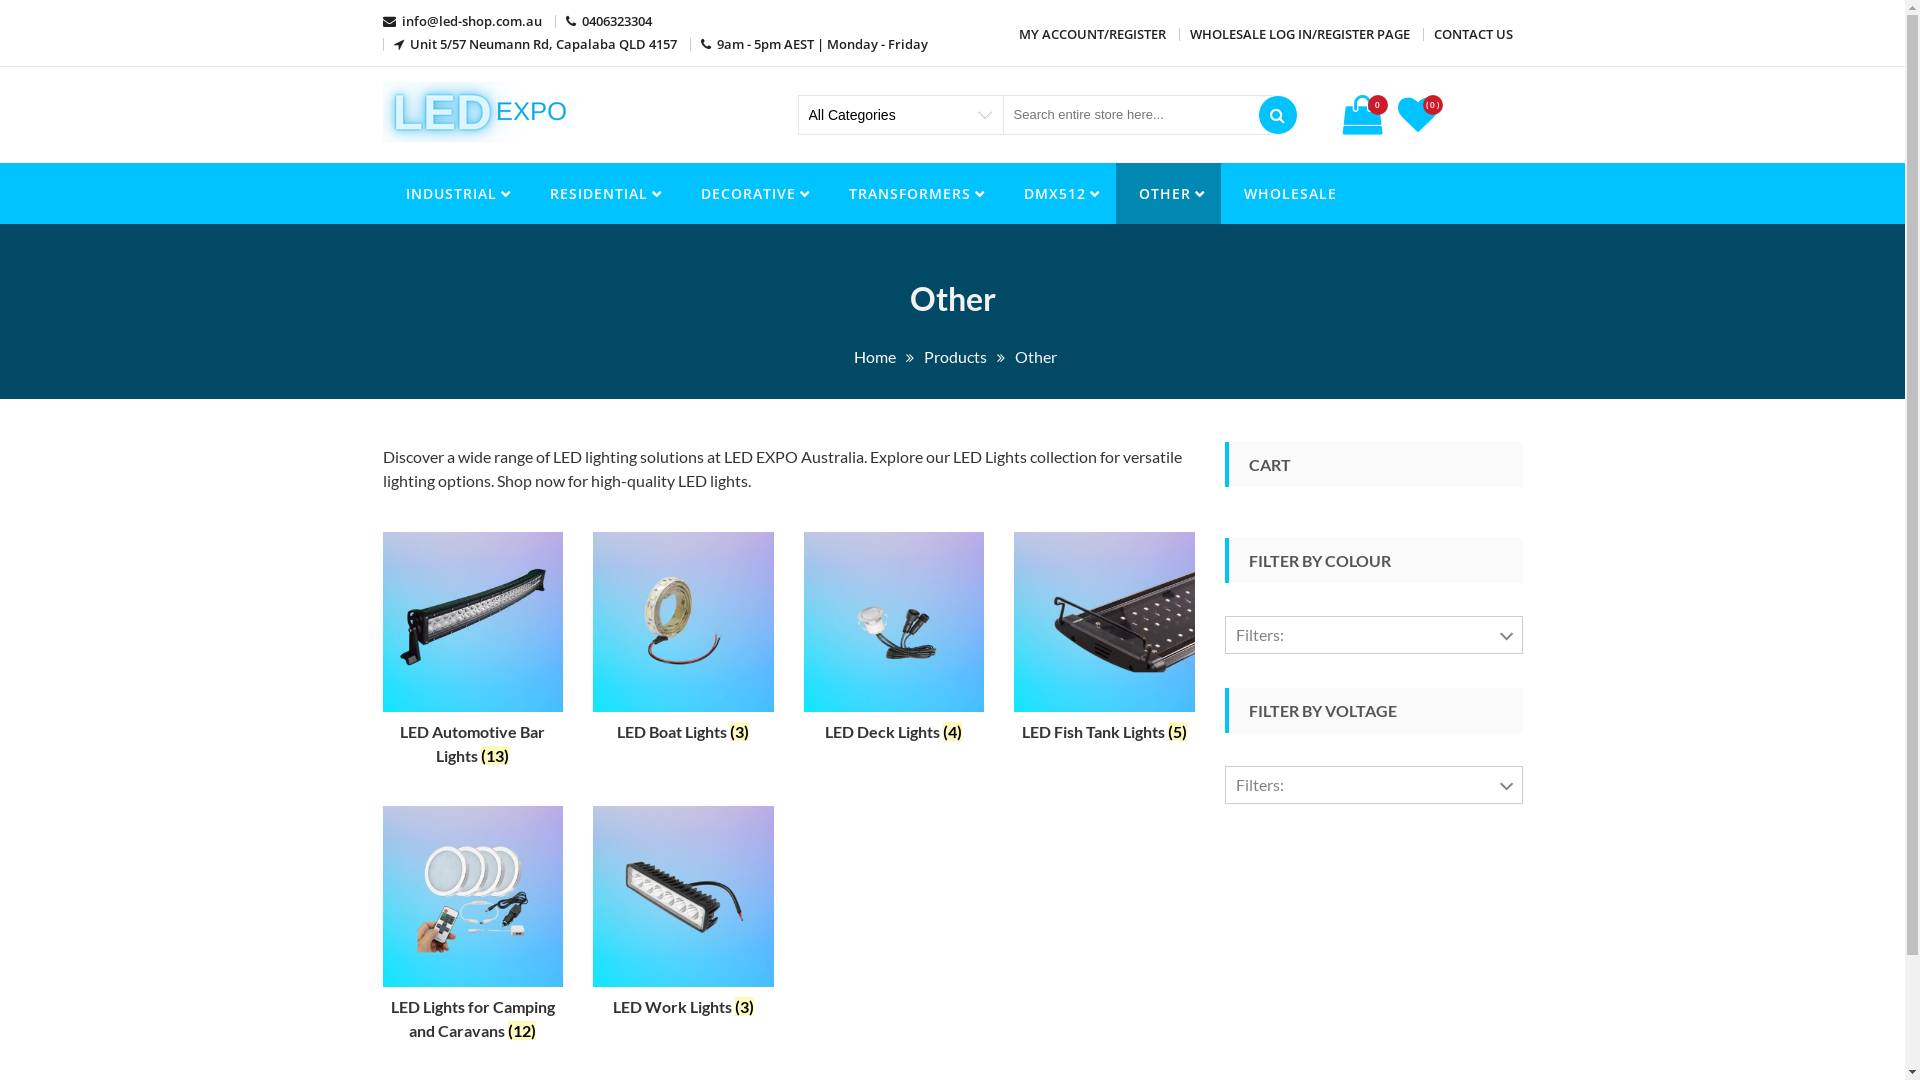 The height and width of the screenshot is (1080, 1920). I want to click on '  Unit 5/57 Neumann Rd, Capalaba QLD 4157', so click(535, 43).